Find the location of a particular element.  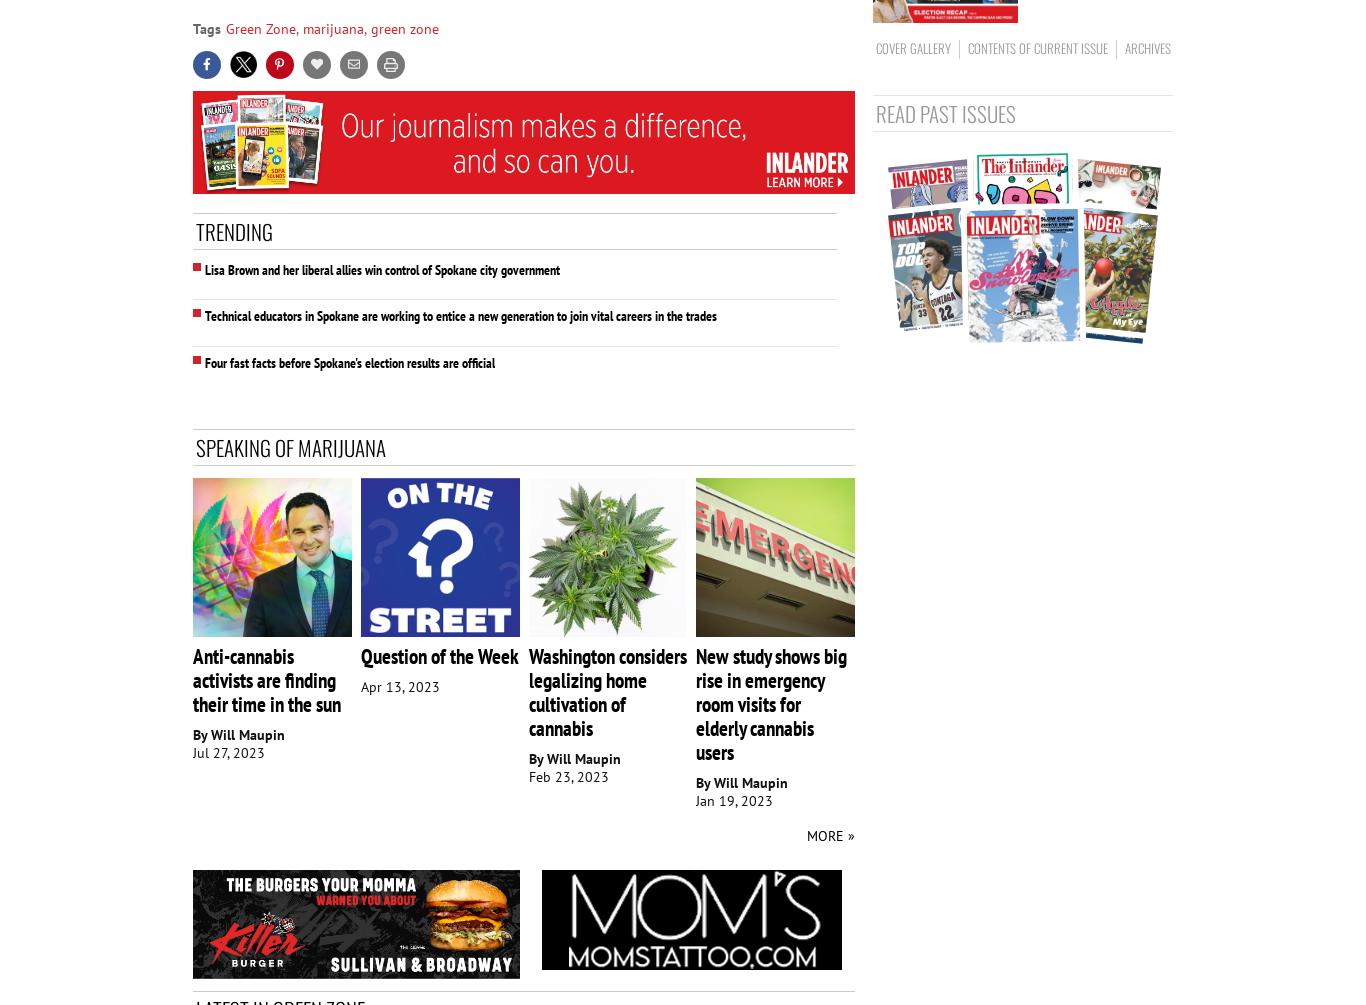

'Washington considers legalizing home cultivation of cannabis' is located at coordinates (606, 692).